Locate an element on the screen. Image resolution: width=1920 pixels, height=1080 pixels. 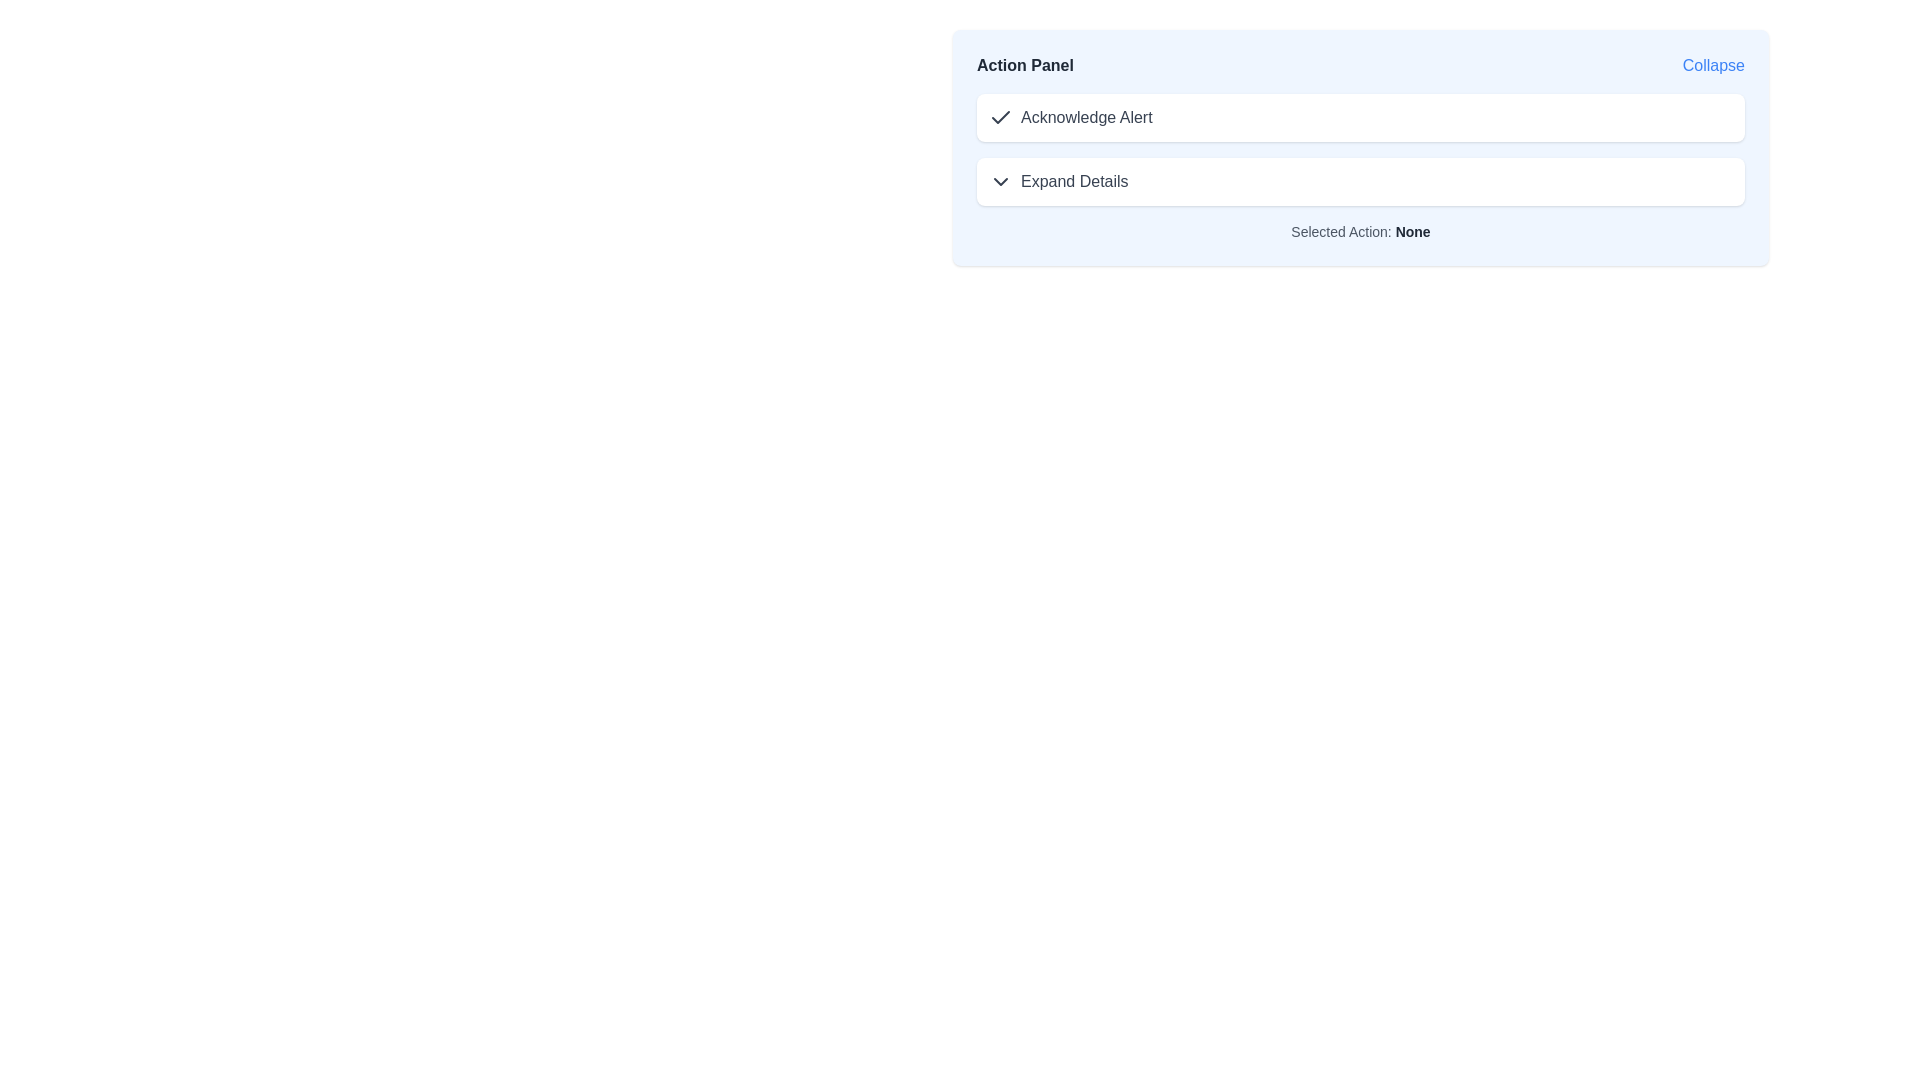
the 'Acknowledge Alert' button, which has a gray font and is located in the 'Action Panel' section above the 'Expand Details' option is located at coordinates (1069, 118).